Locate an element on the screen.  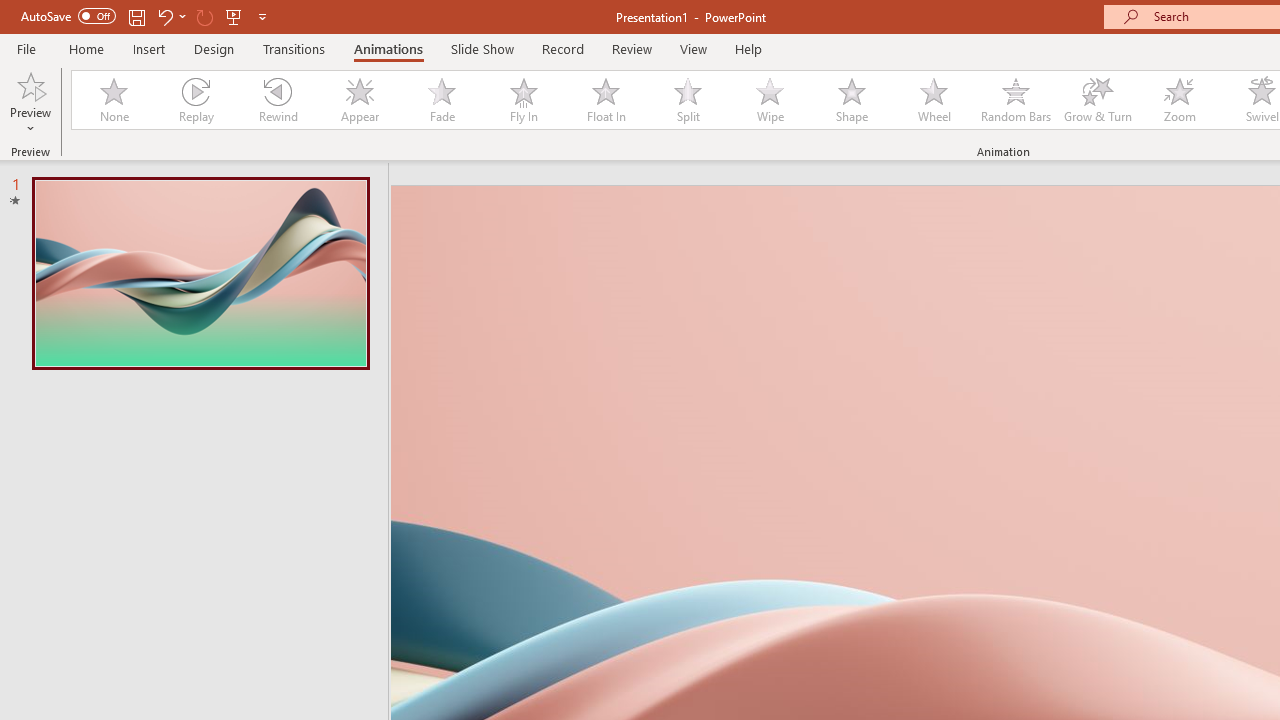
'Fly In' is located at coordinates (523, 100).